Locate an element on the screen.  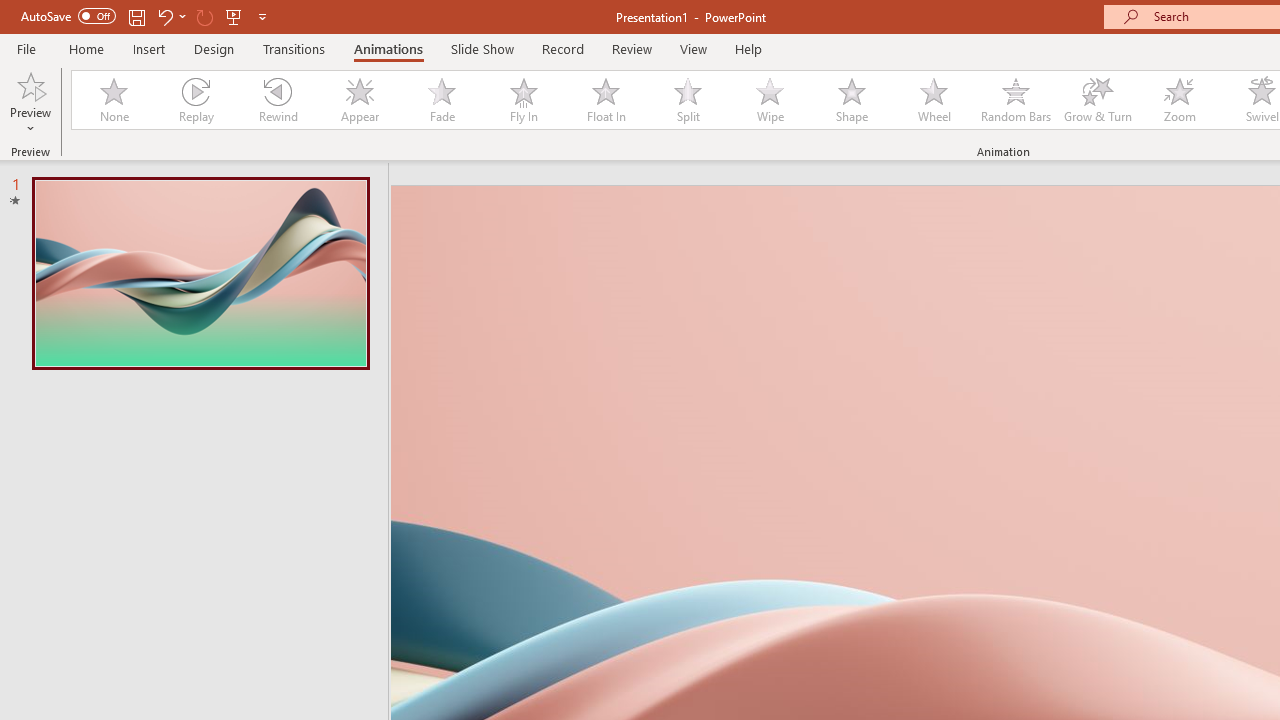
'Fly In' is located at coordinates (523, 100).